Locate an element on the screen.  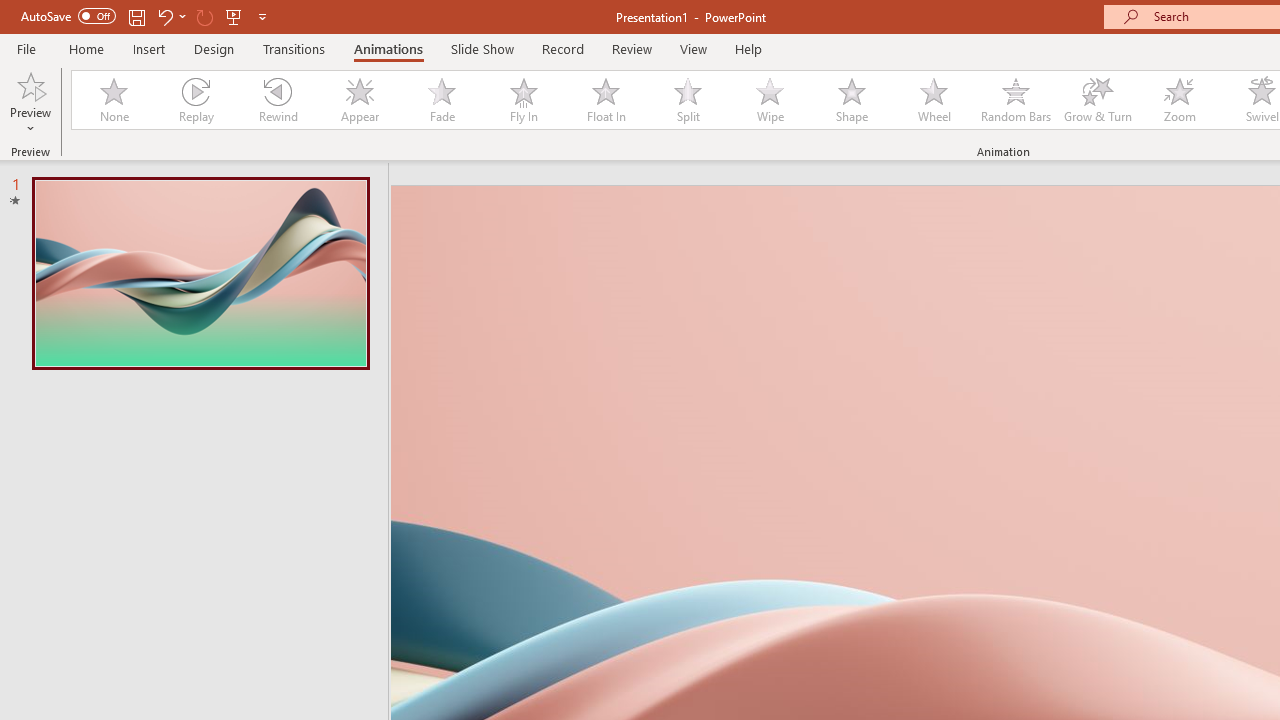
'Fly In' is located at coordinates (523, 100).